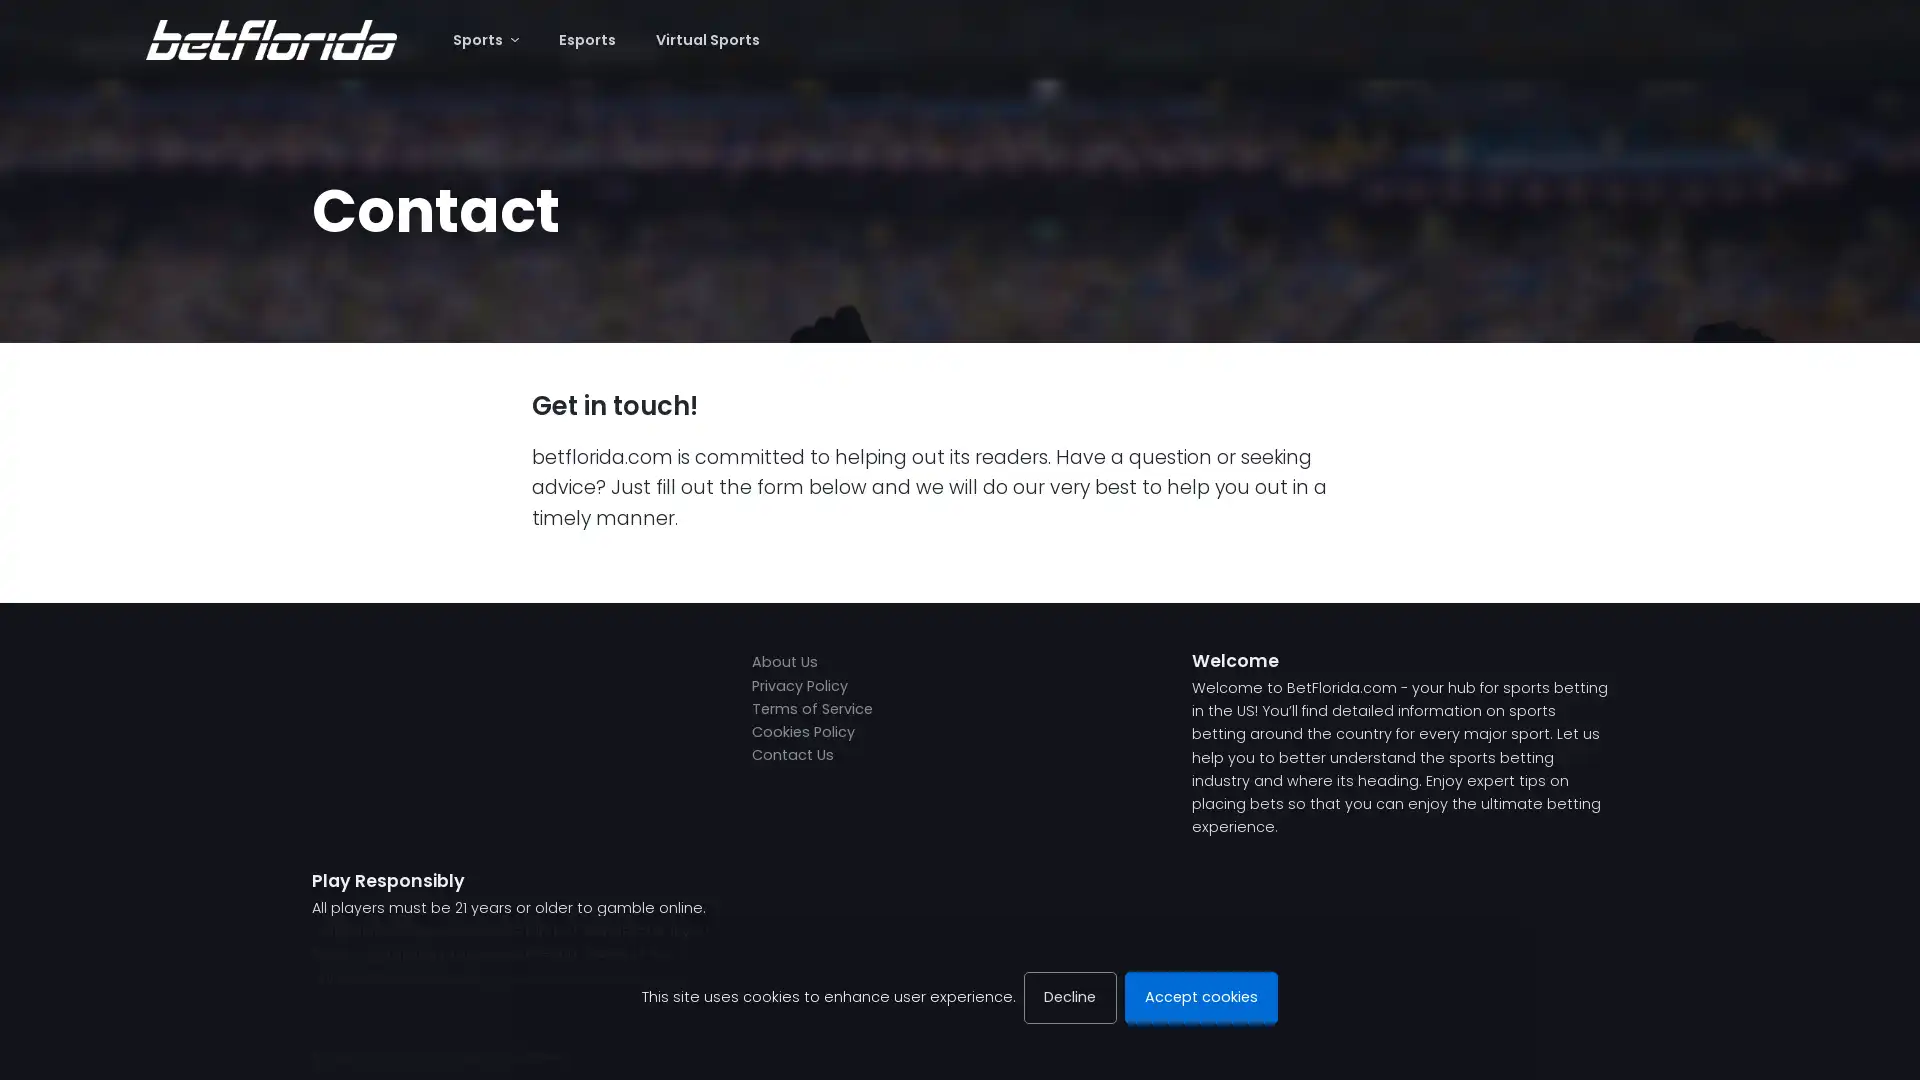 Image resolution: width=1920 pixels, height=1080 pixels. I want to click on Accept cookies, so click(1200, 997).